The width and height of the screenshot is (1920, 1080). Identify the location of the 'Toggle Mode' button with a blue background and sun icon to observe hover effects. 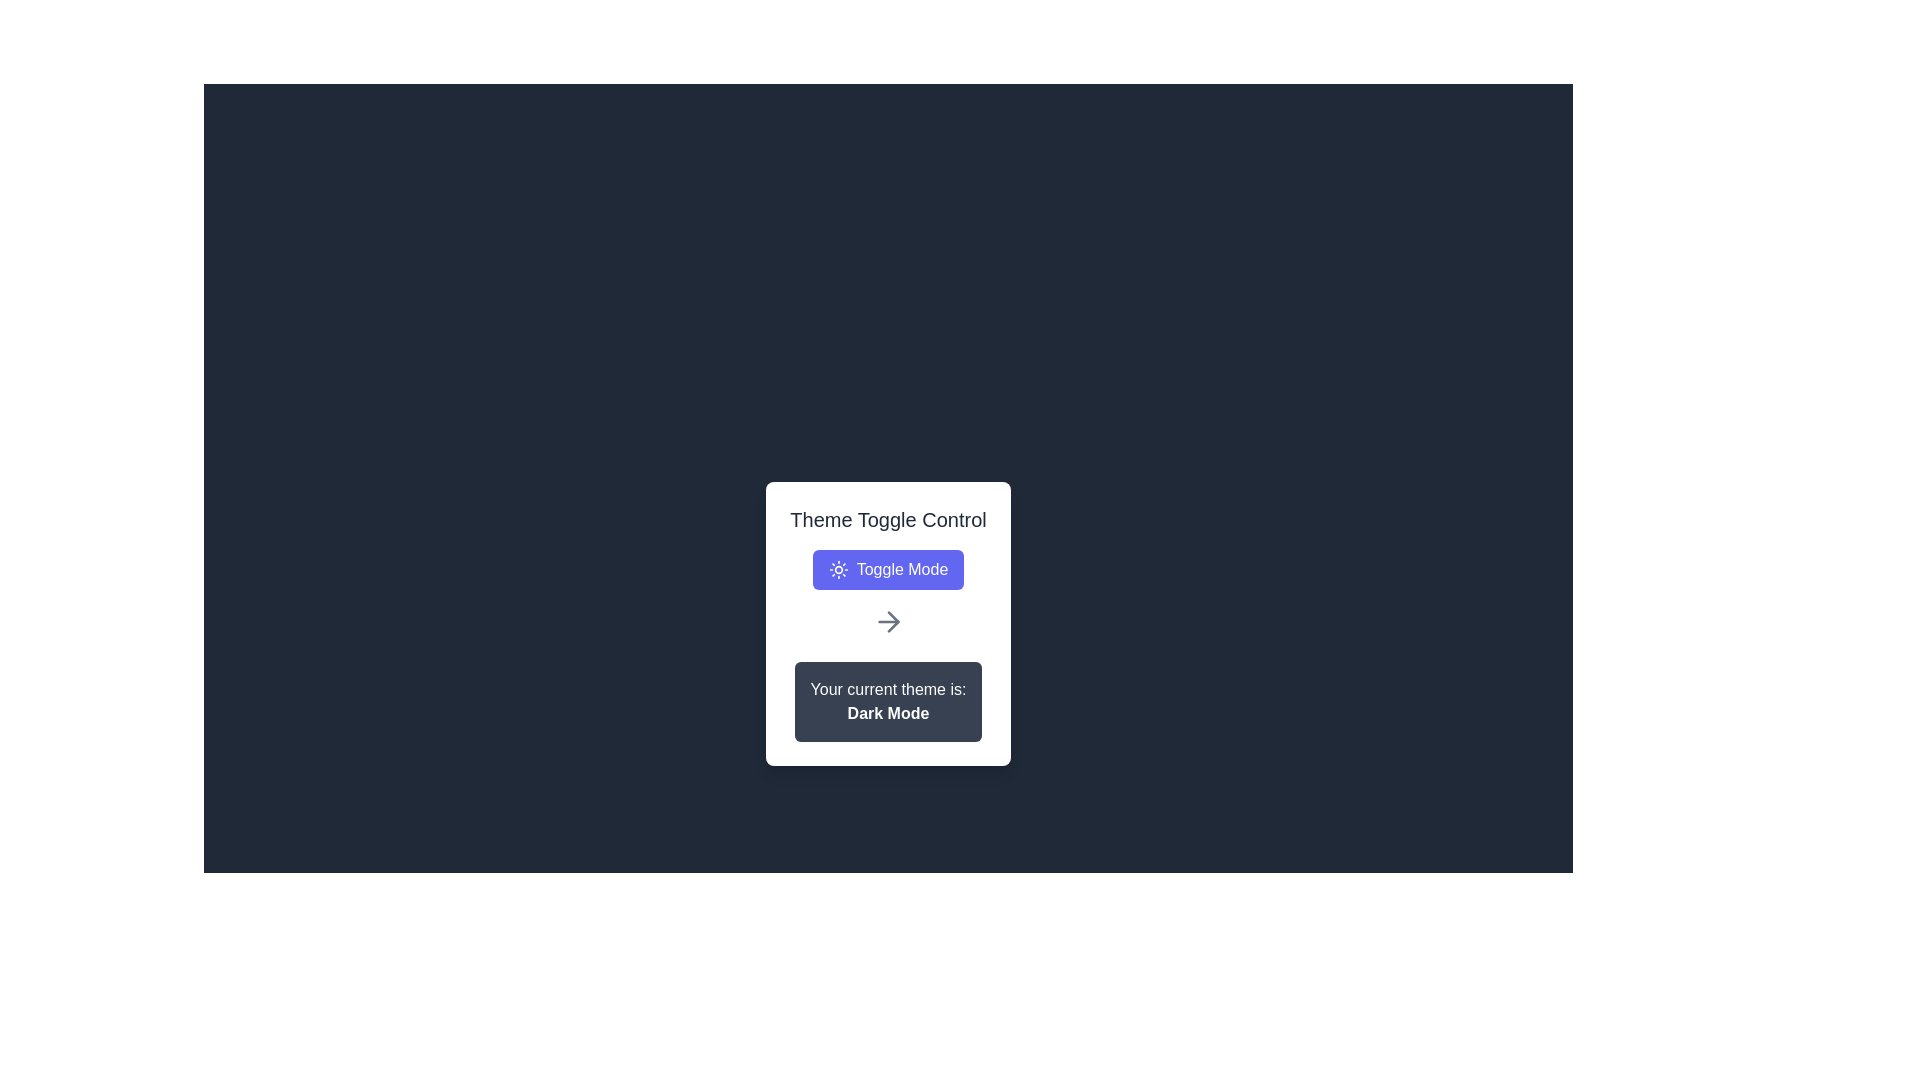
(887, 570).